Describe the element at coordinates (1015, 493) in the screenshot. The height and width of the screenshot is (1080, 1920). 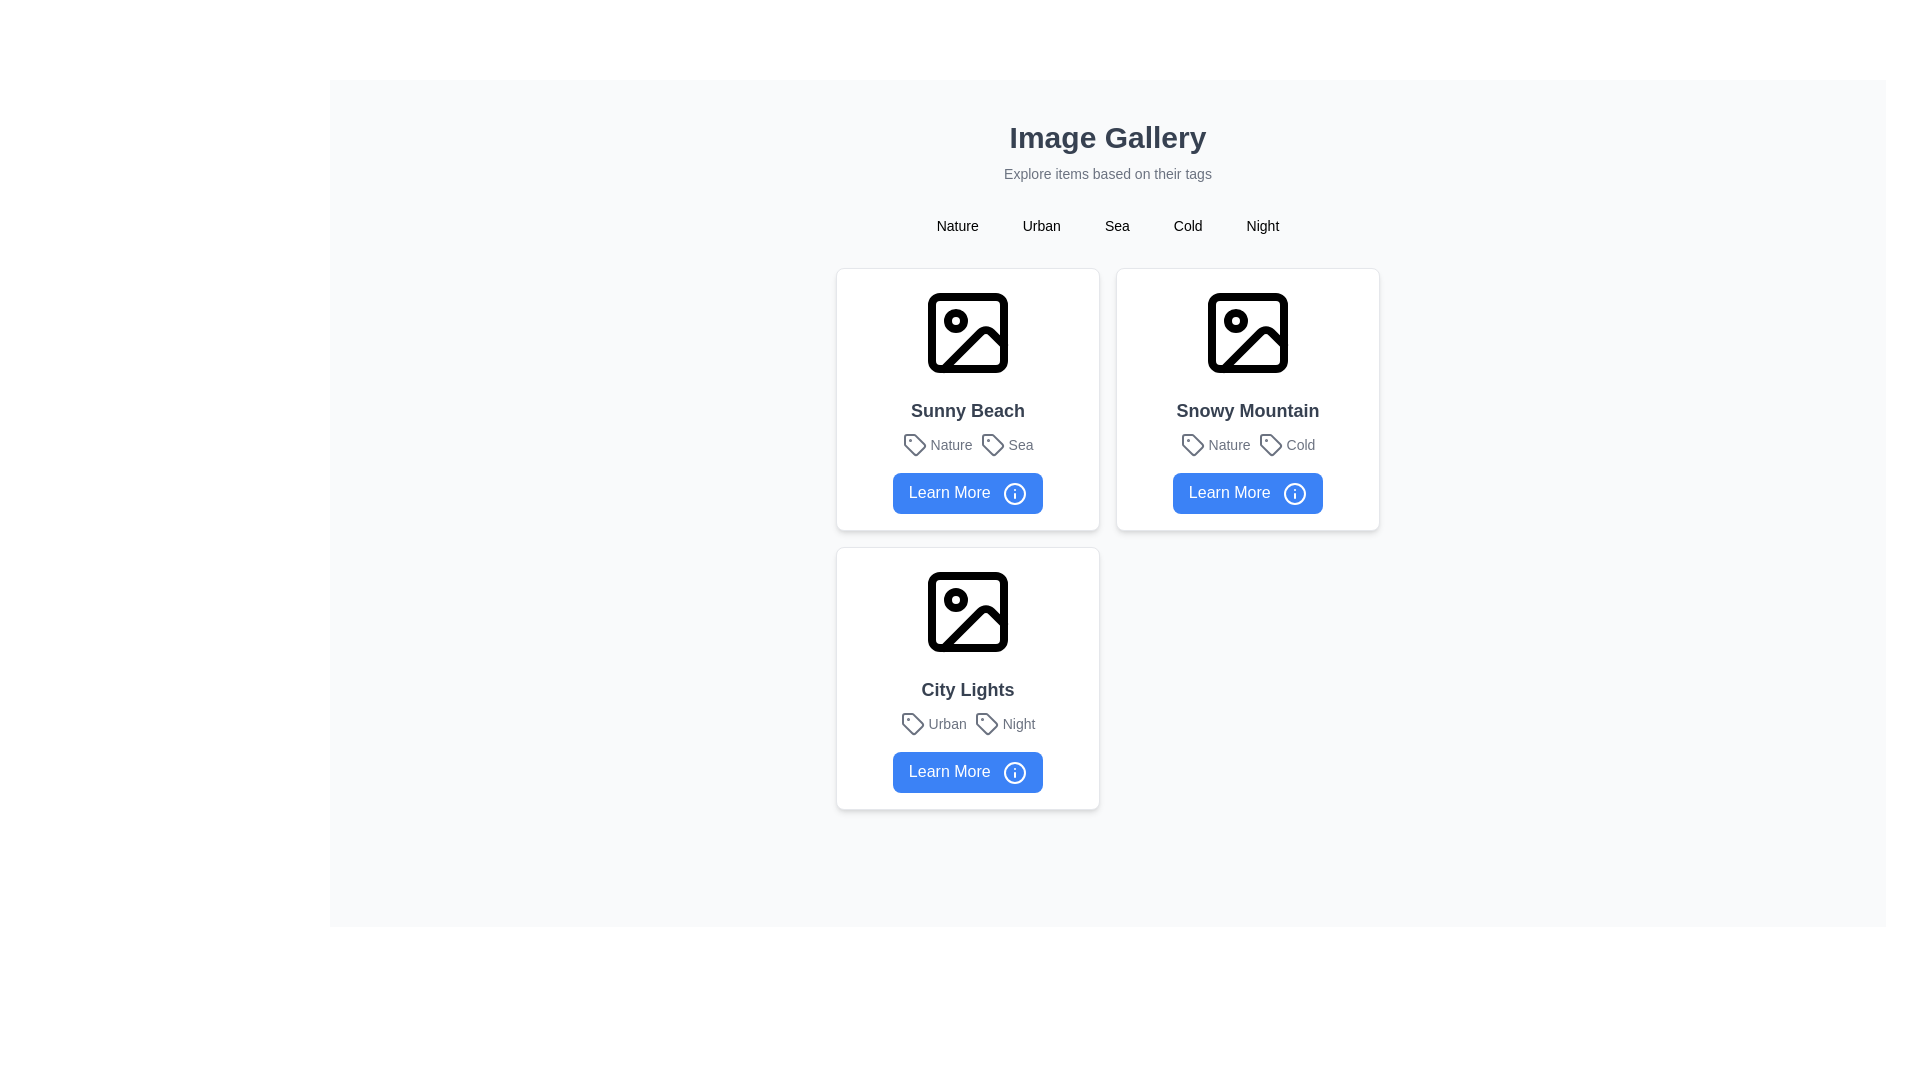
I see `the blue button labeled 'Learn More' that contains the circular information icon with an 'i' symbol` at that location.